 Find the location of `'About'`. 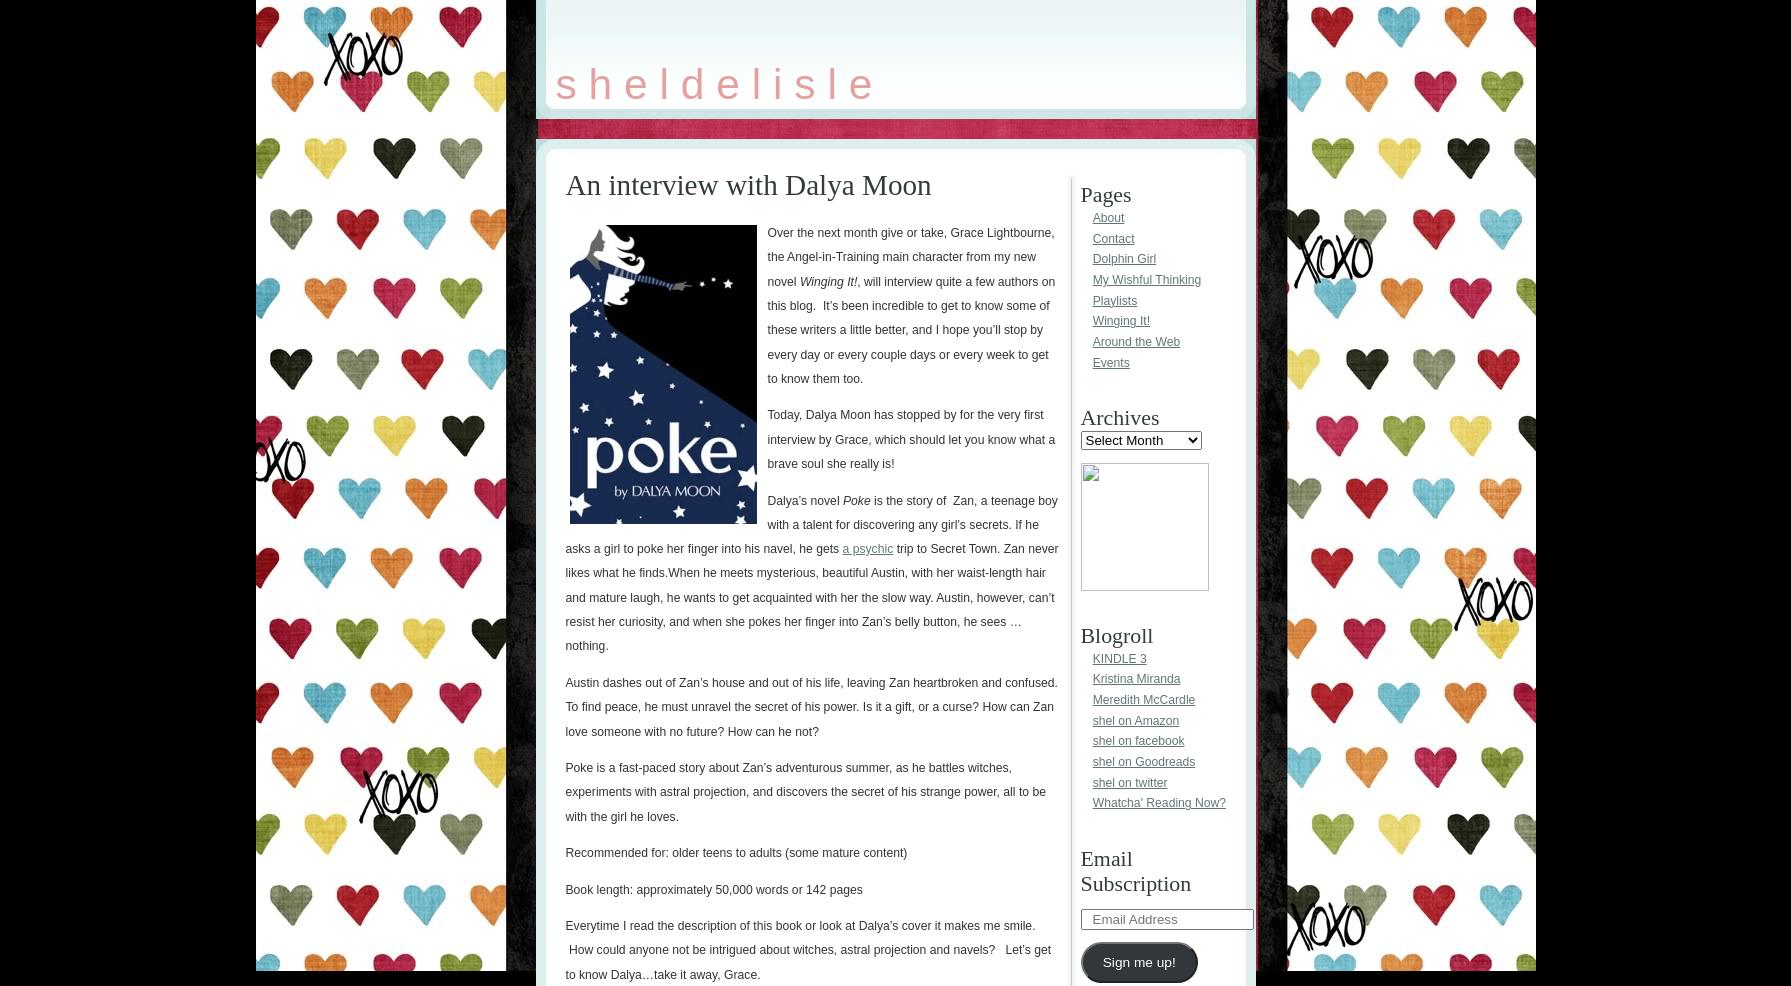

'About' is located at coordinates (1090, 217).